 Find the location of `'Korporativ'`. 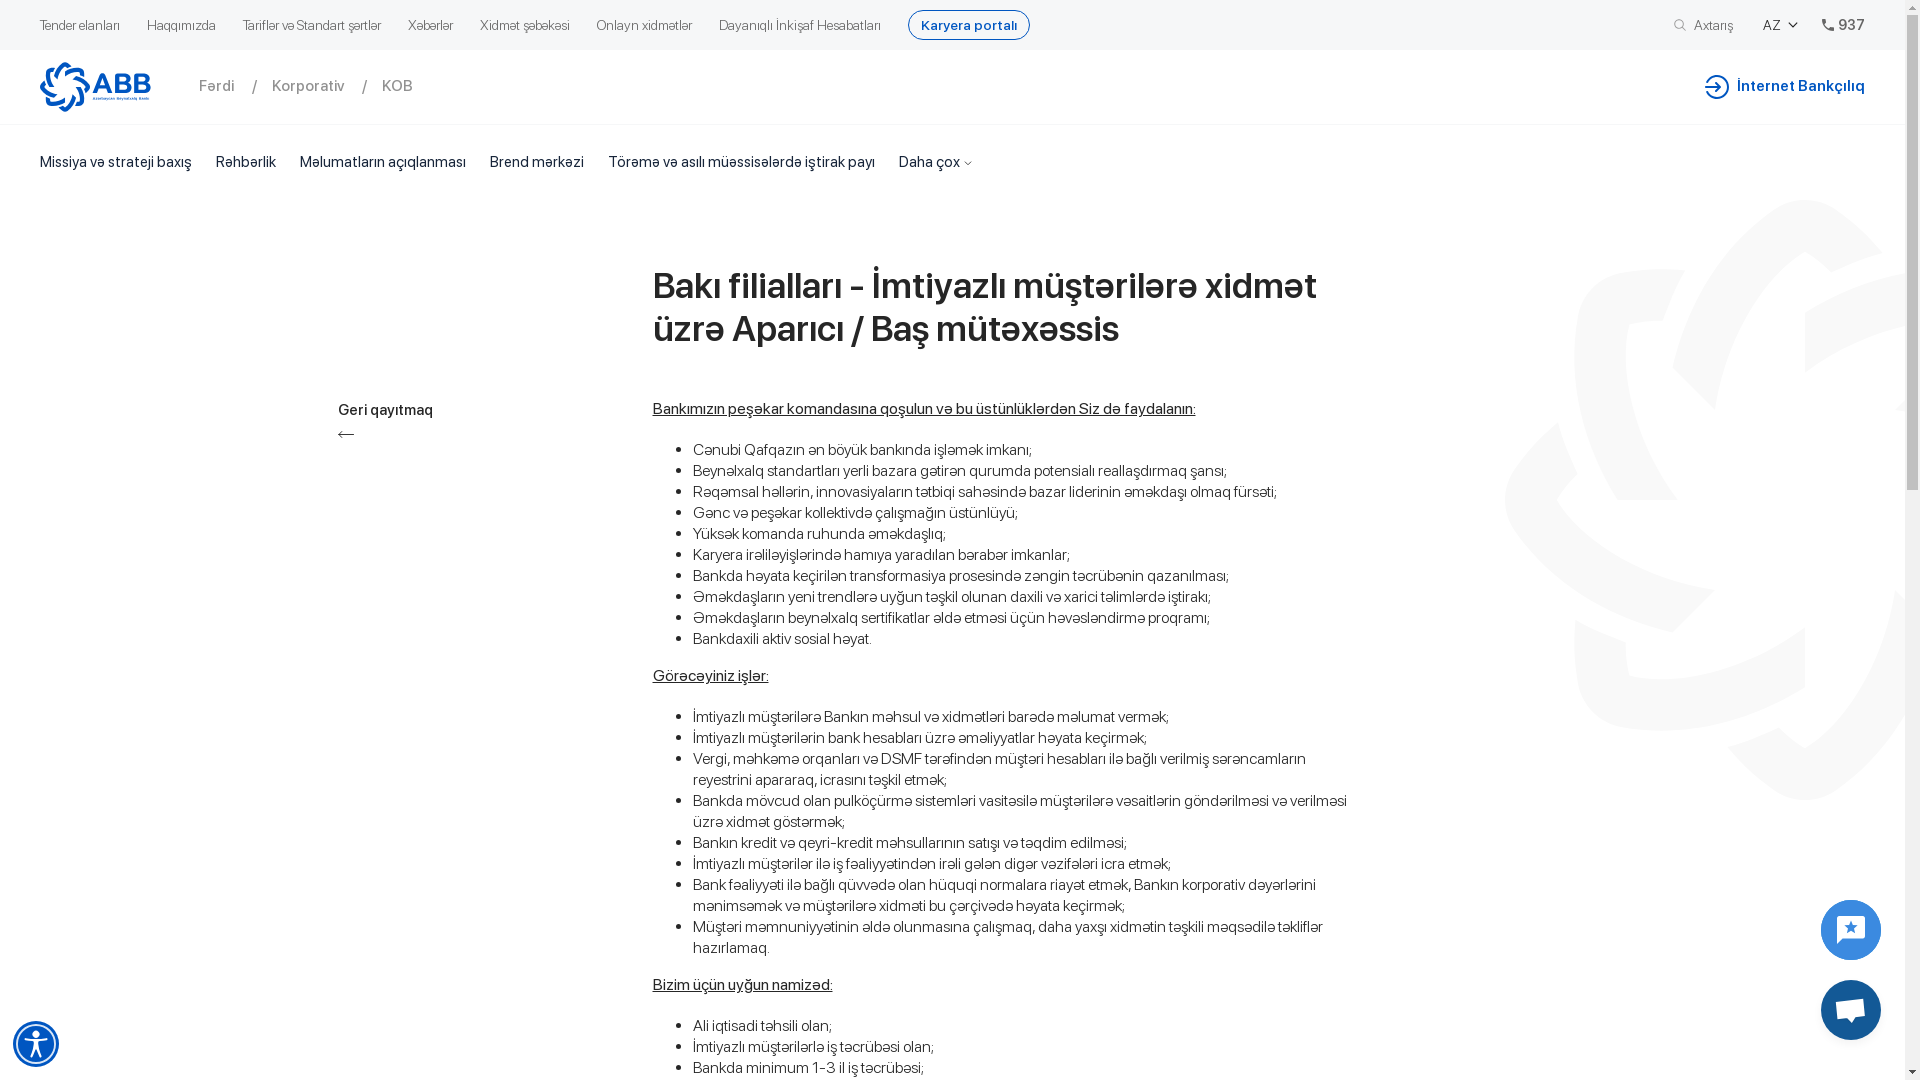

'Korporativ' is located at coordinates (326, 85).